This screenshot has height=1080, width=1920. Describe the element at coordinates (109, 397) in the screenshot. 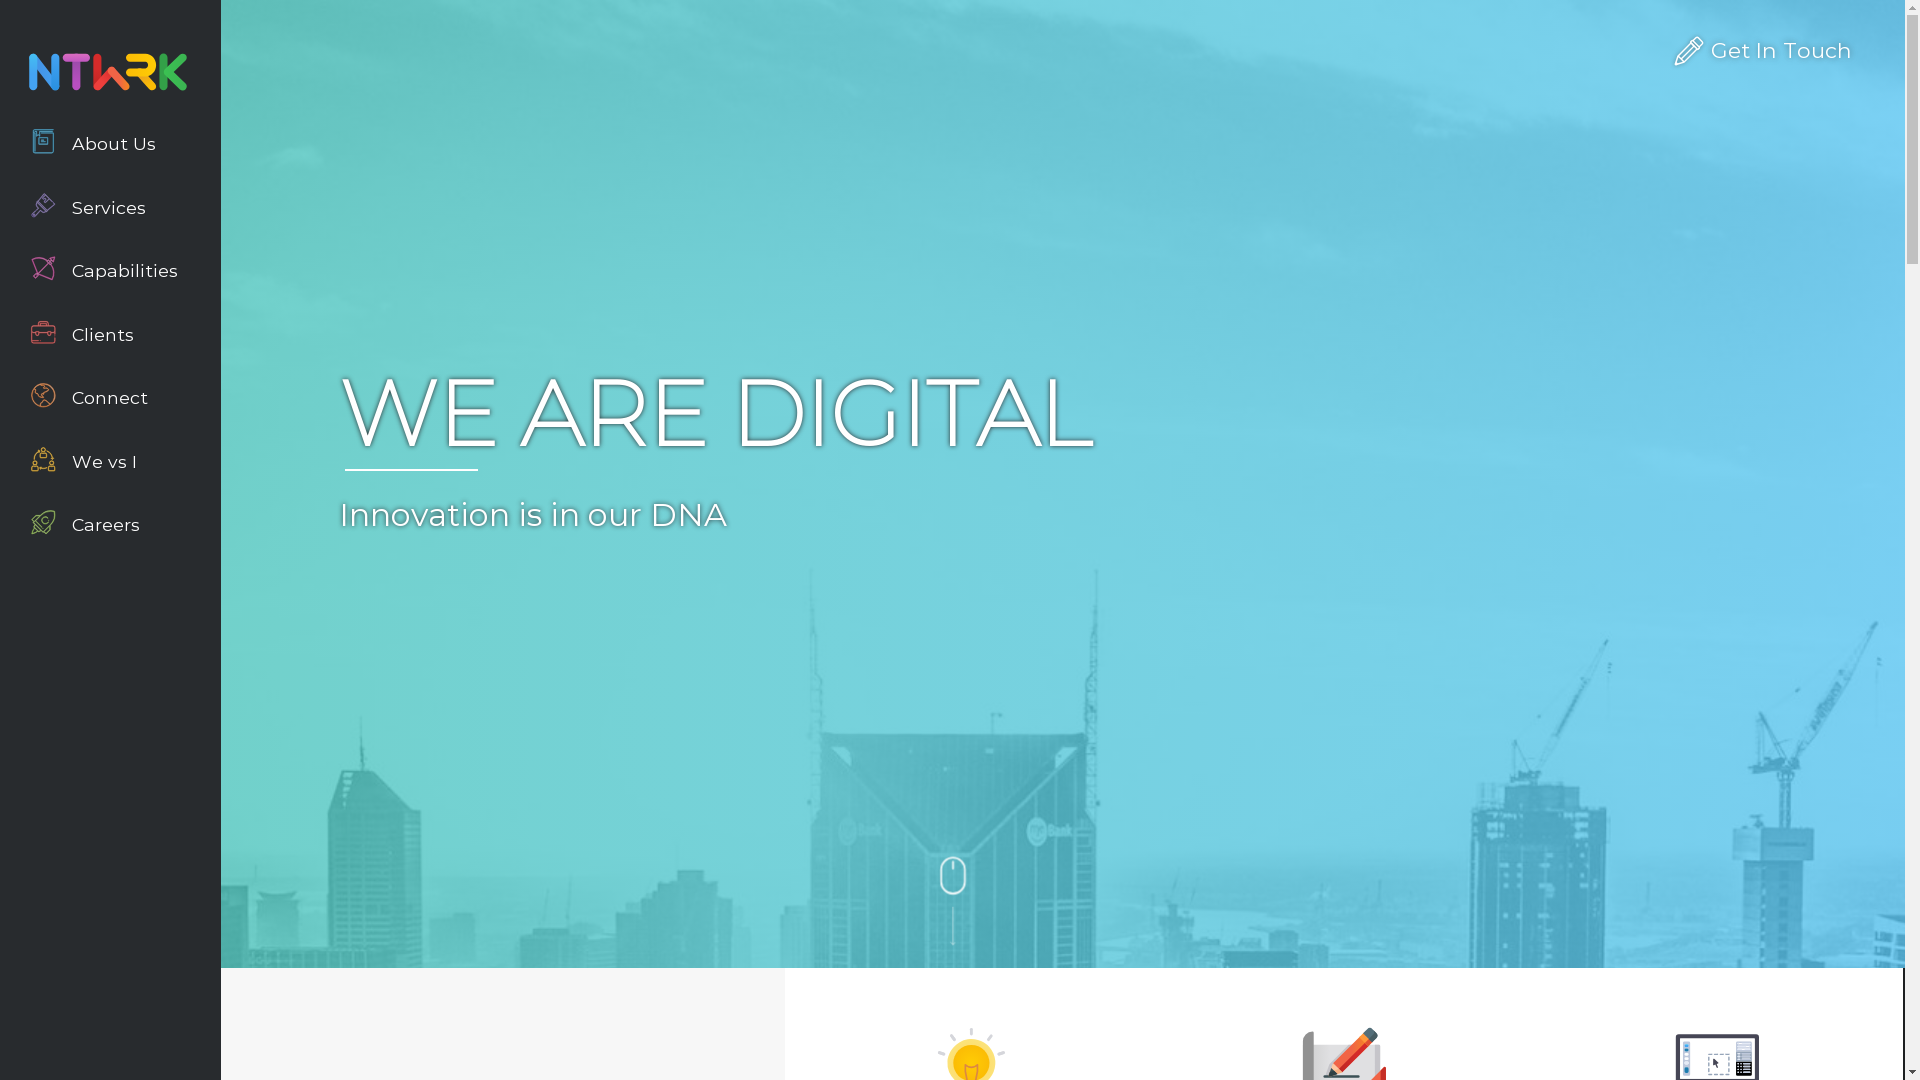

I see `'Connect'` at that location.